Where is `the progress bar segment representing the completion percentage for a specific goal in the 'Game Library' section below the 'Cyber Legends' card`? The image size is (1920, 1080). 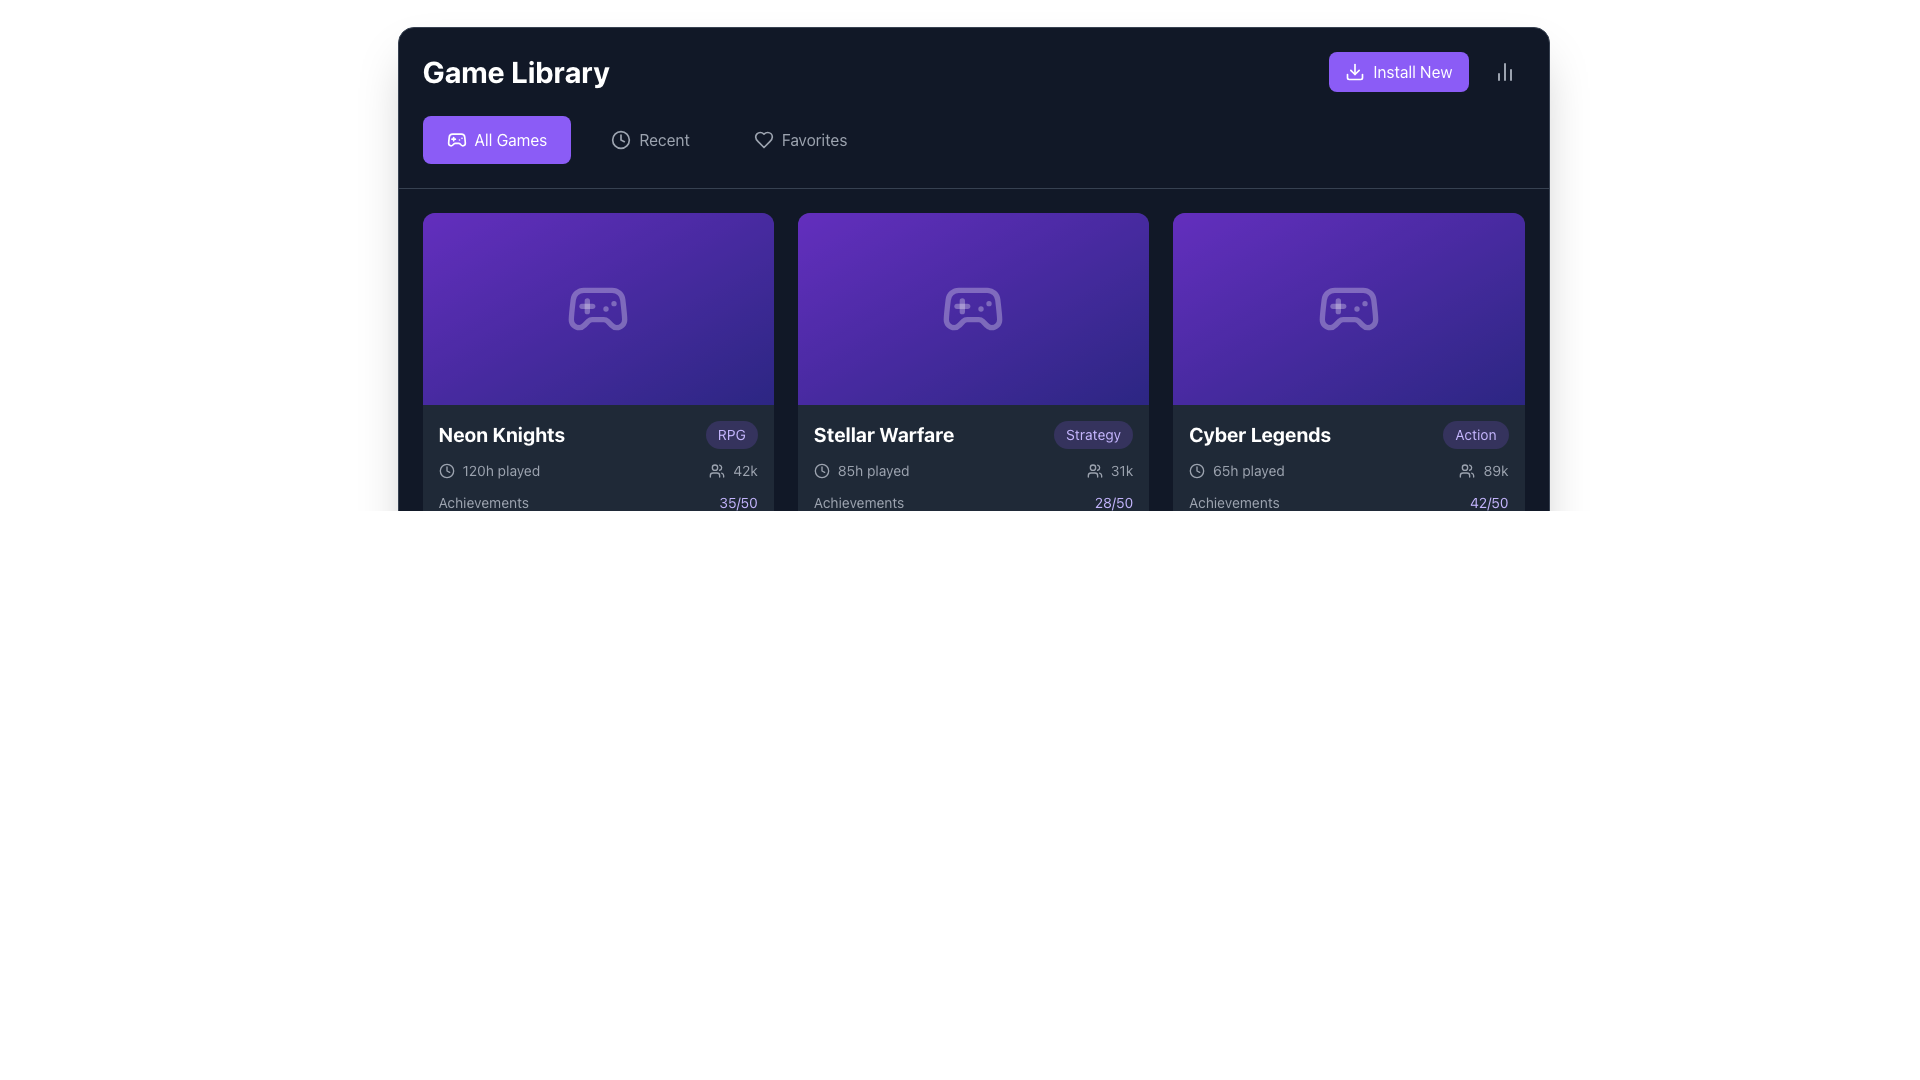
the progress bar segment representing the completion percentage for a specific goal in the 'Game Library' section below the 'Cyber Legends' card is located at coordinates (1323, 523).